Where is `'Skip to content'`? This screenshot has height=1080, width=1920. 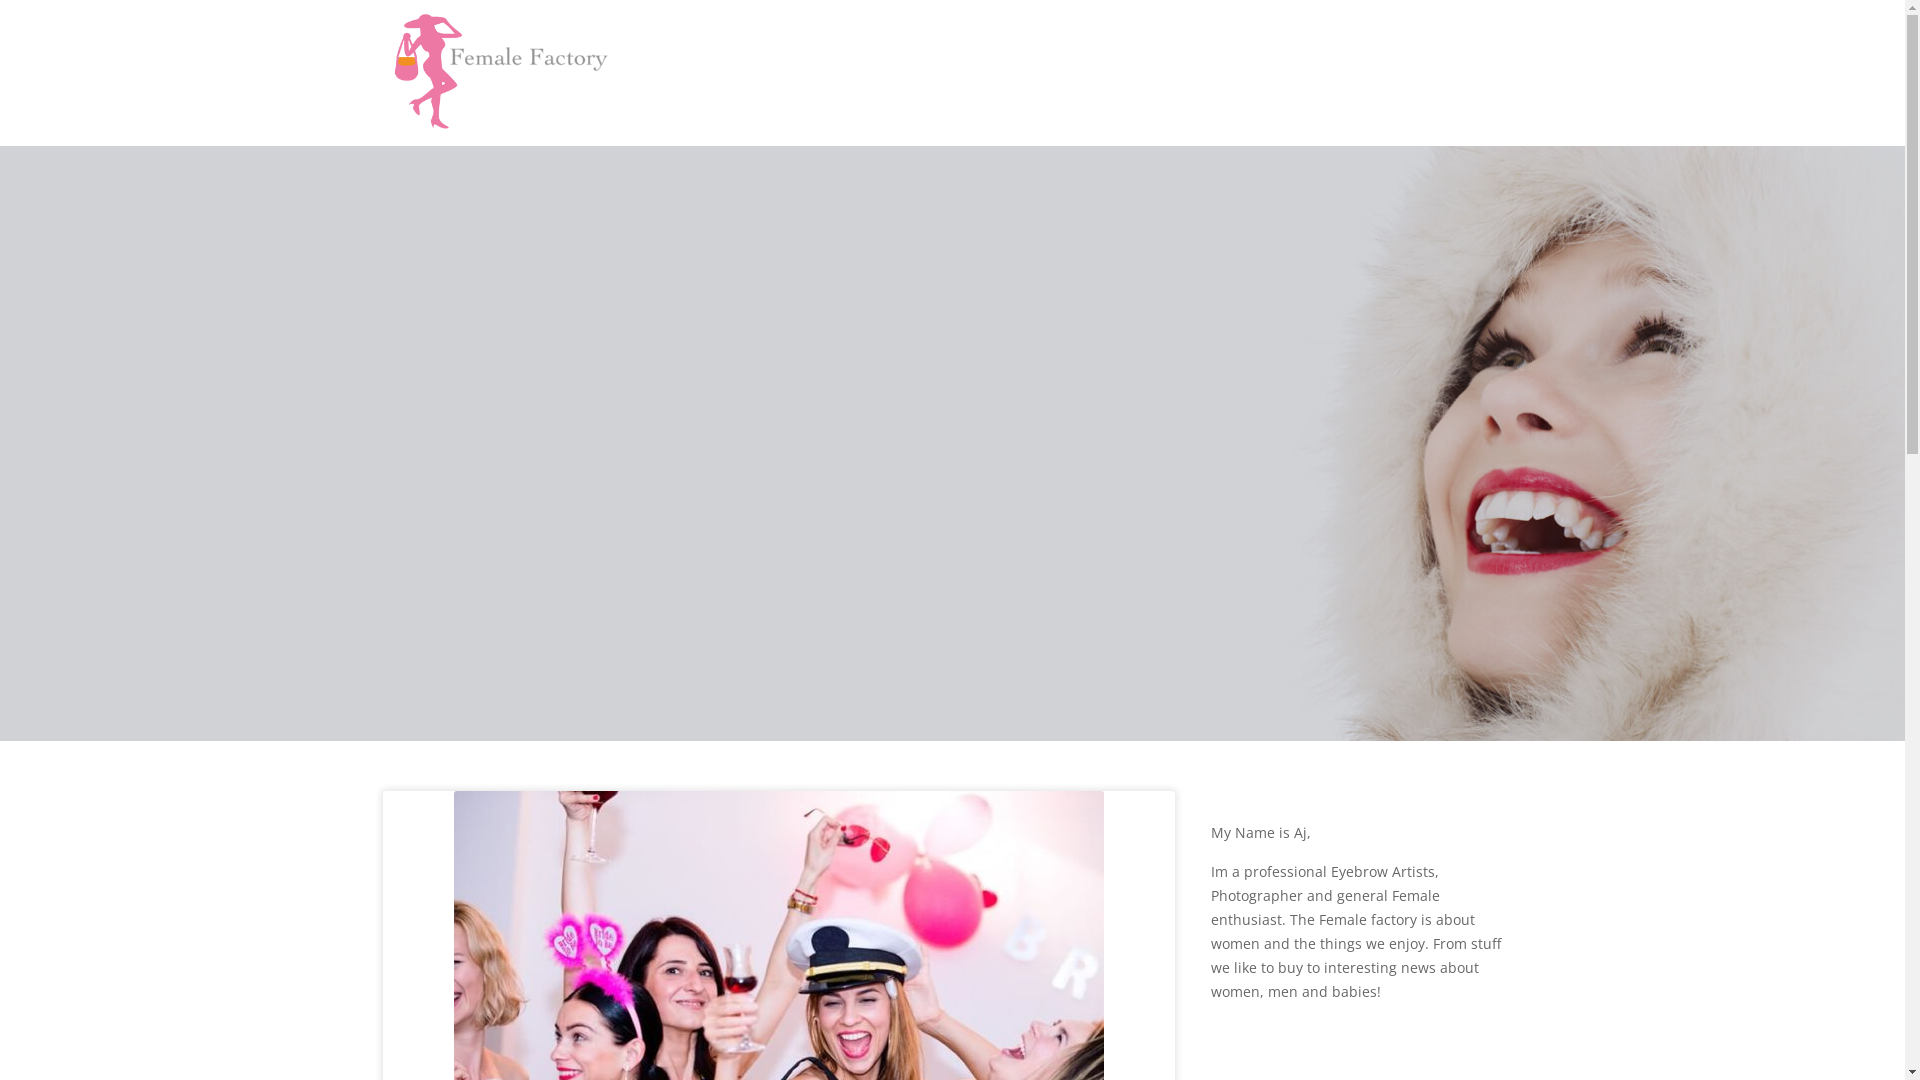
'Skip to content' is located at coordinates (0, 0).